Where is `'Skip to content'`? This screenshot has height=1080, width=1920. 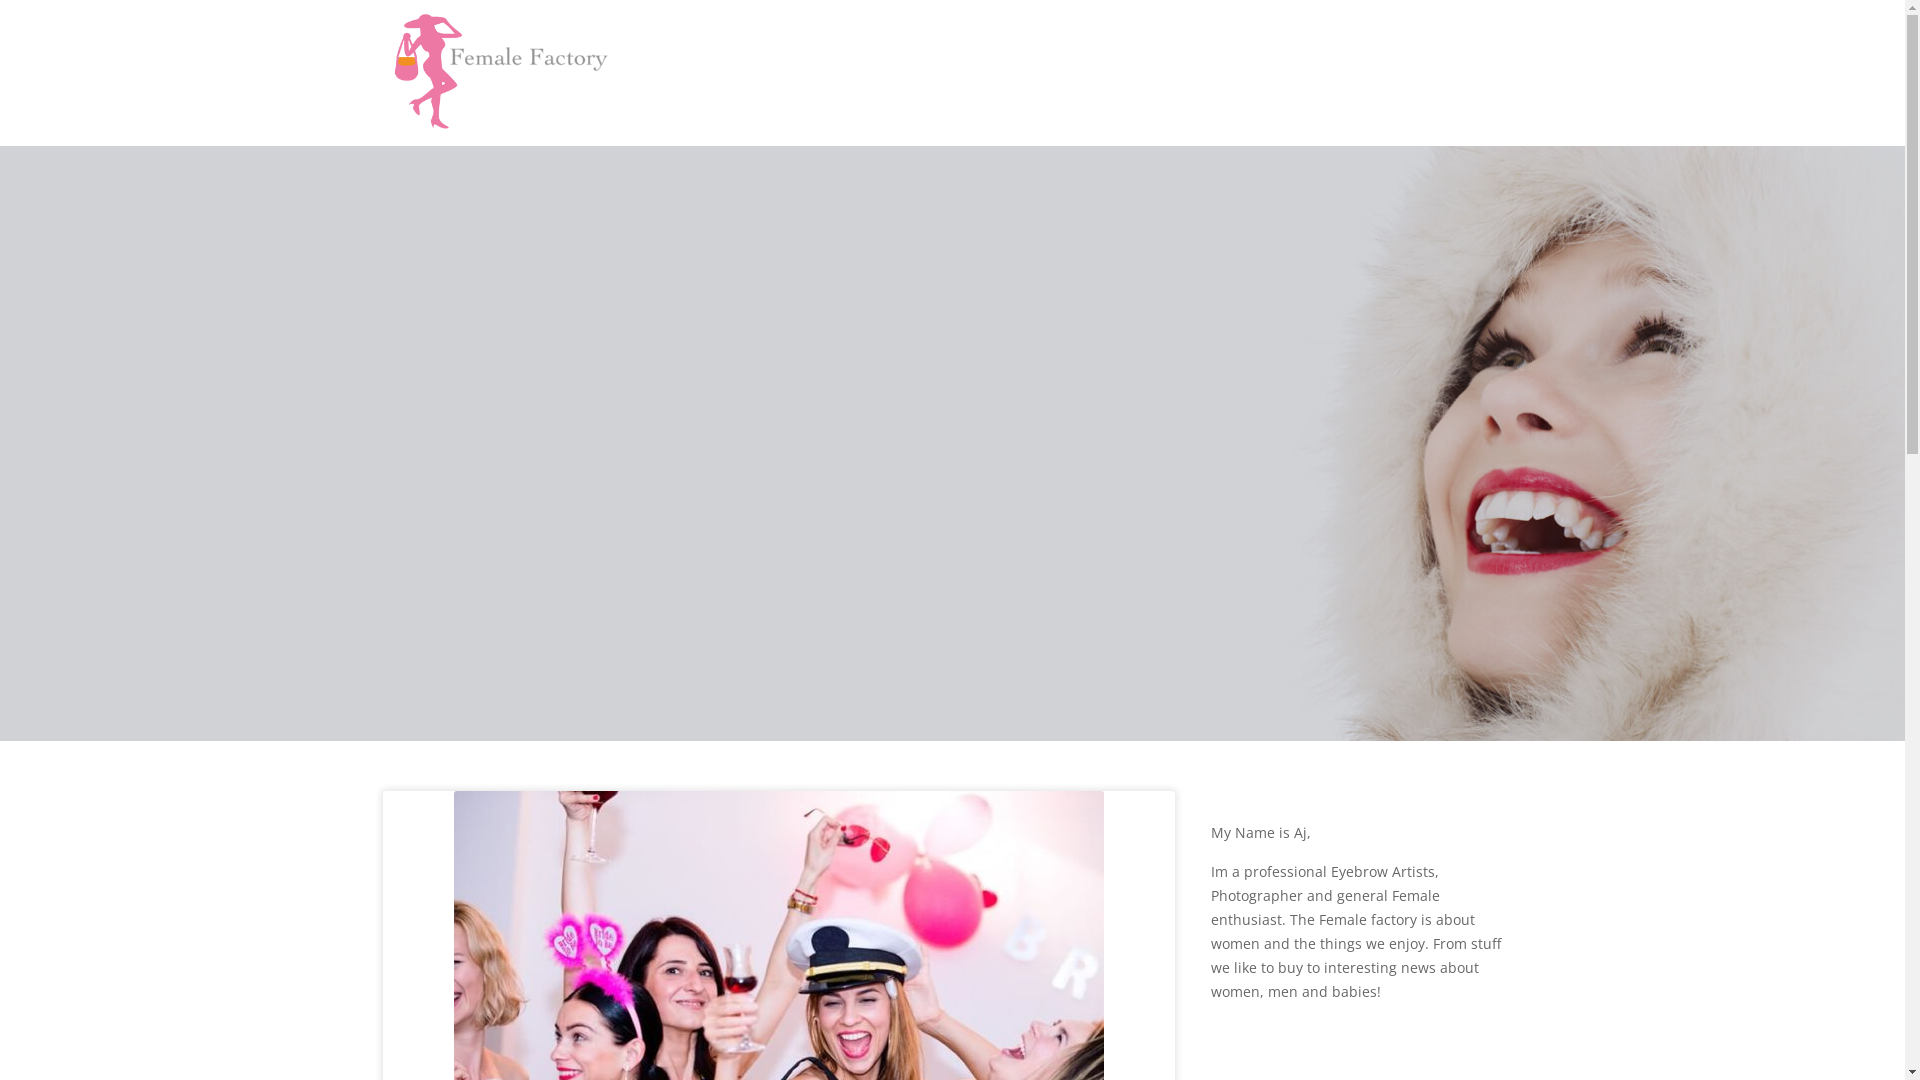
'Skip to content' is located at coordinates (0, 0).